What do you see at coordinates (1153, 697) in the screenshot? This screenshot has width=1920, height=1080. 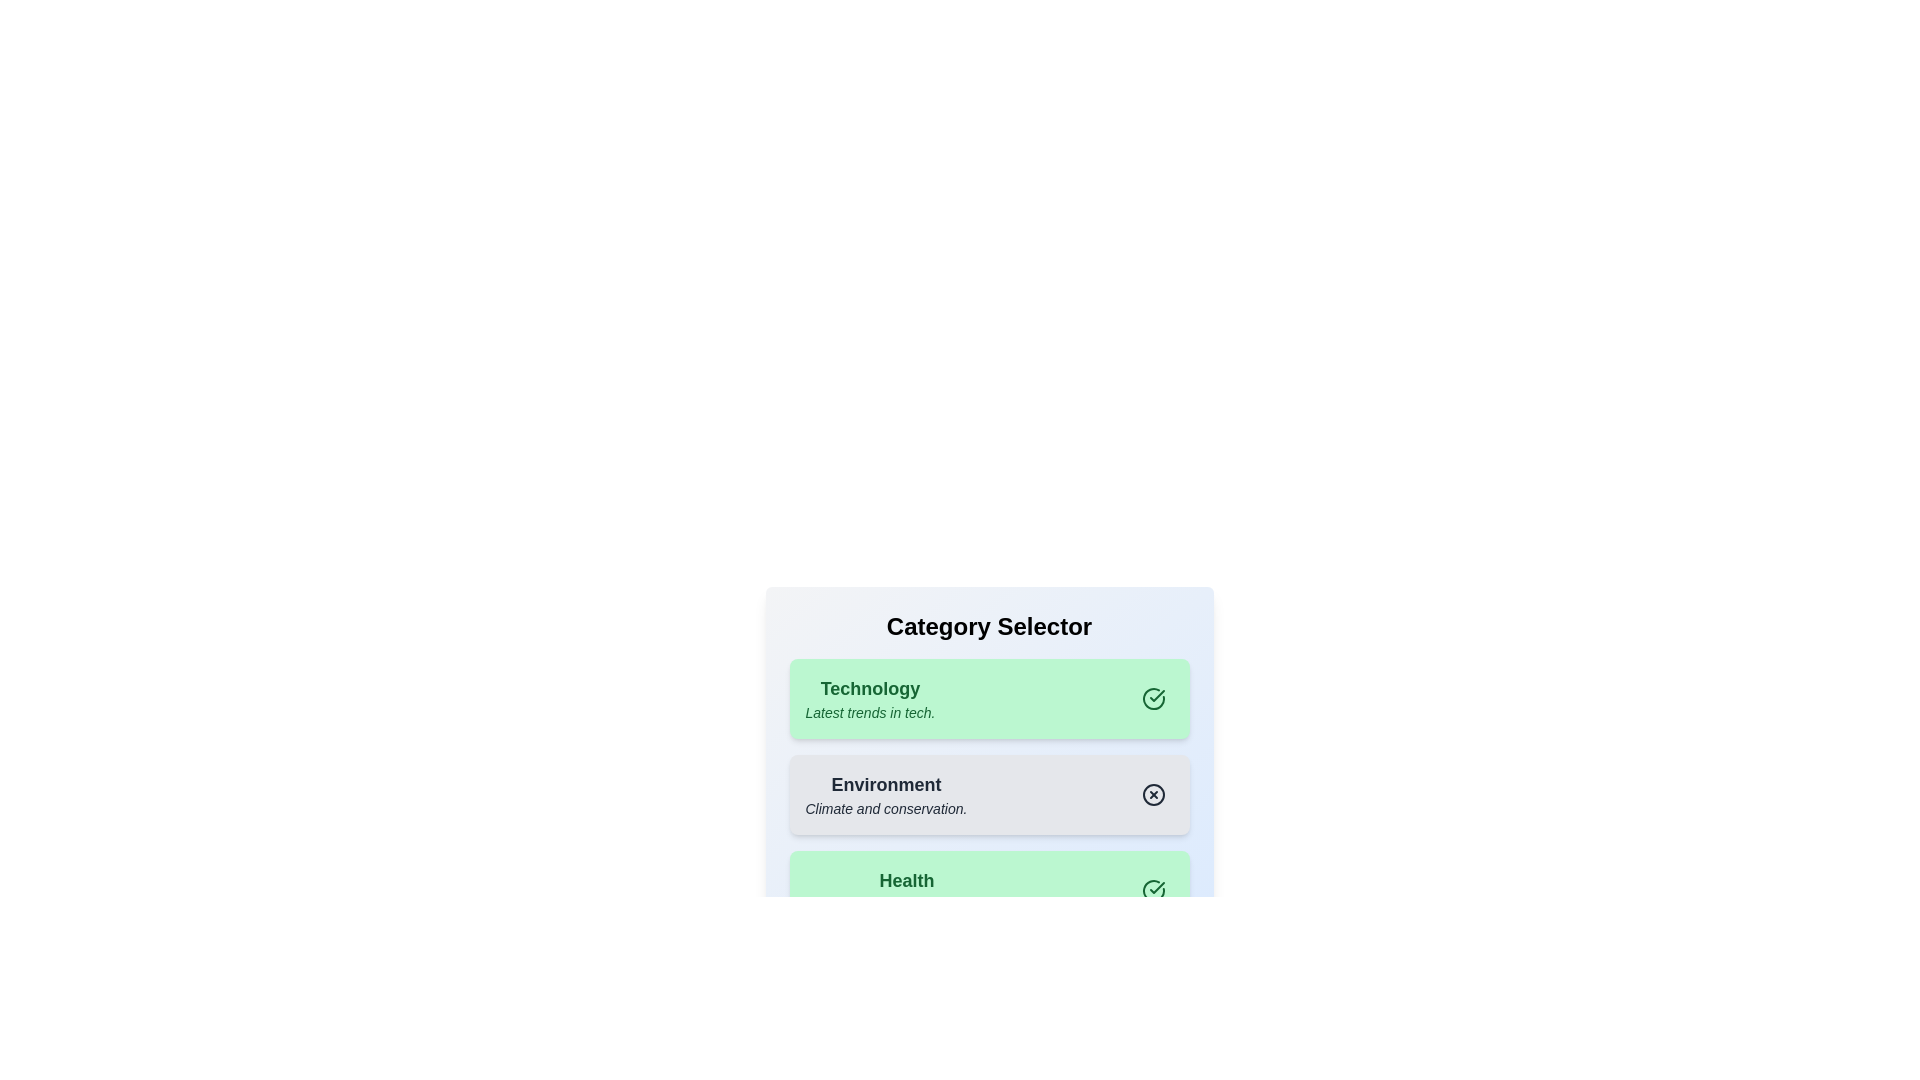 I see `the toggle button for the category Technology to toggle its active state` at bounding box center [1153, 697].